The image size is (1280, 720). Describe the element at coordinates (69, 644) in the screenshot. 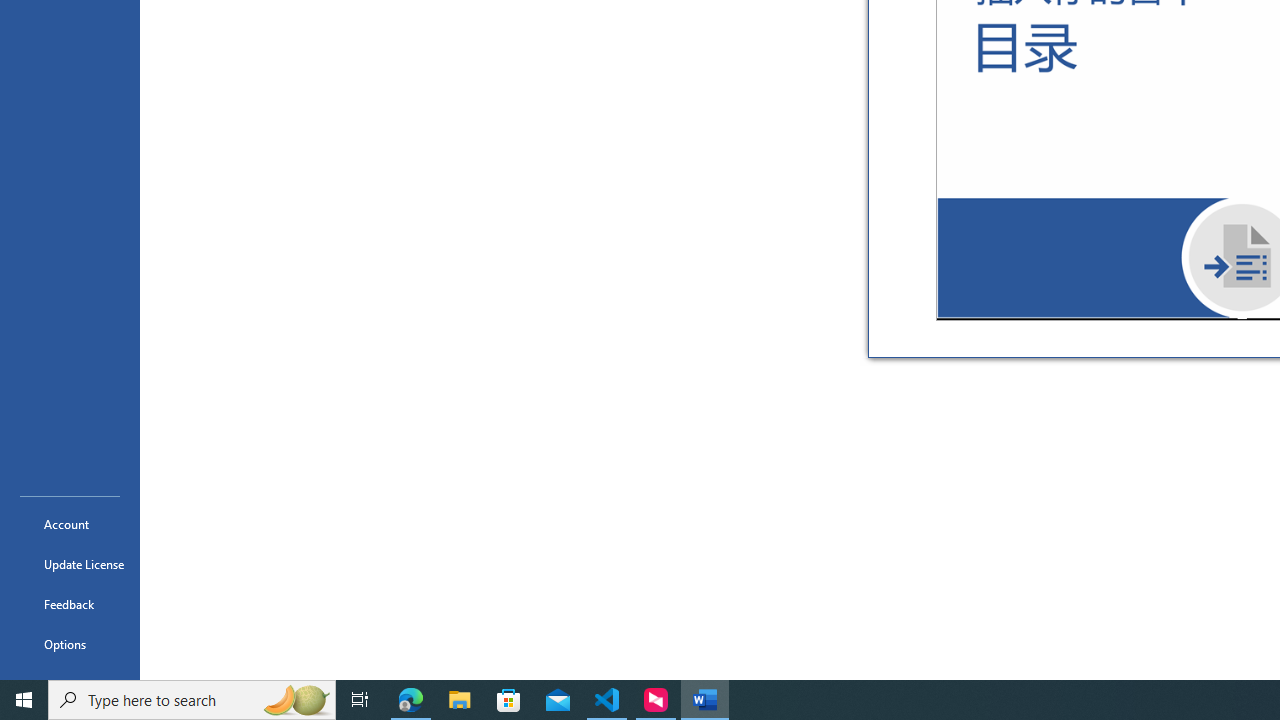

I see `'Options'` at that location.